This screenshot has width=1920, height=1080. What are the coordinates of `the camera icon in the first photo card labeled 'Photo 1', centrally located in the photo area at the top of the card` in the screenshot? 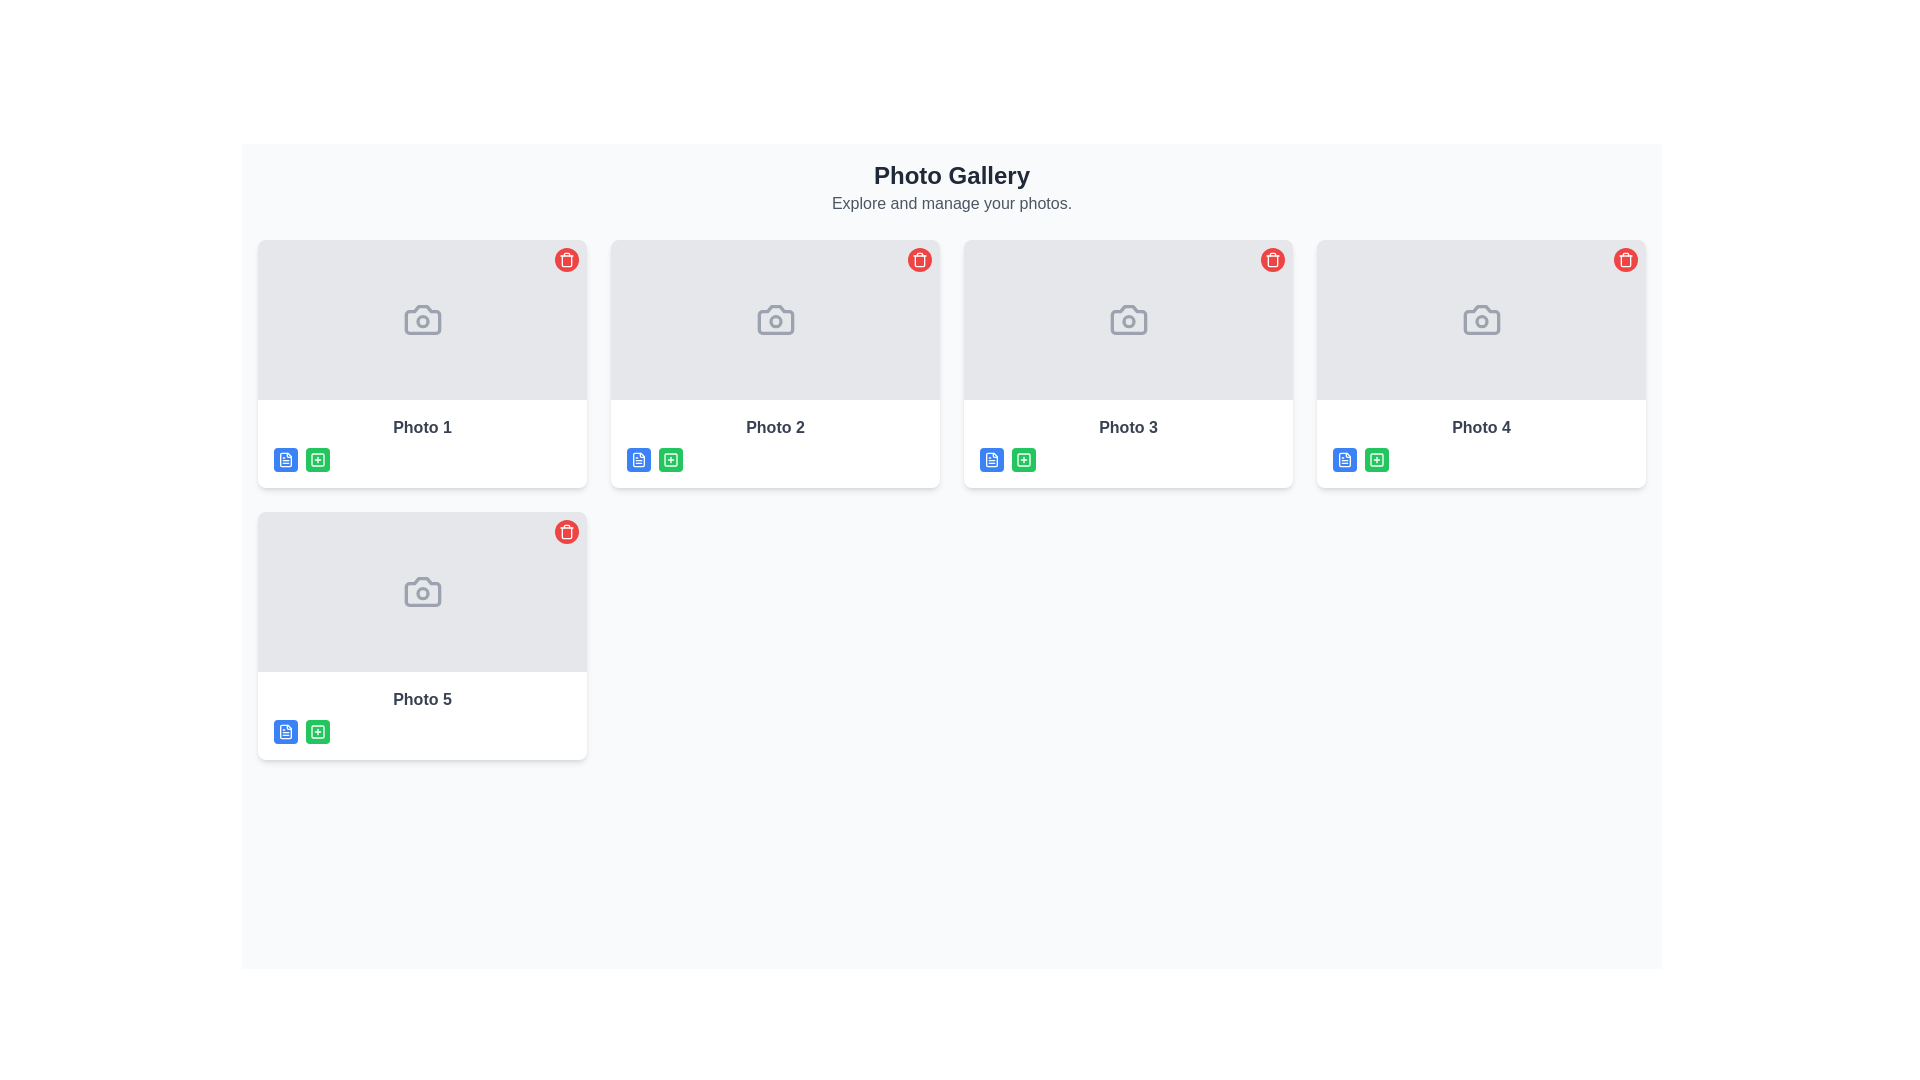 It's located at (421, 319).